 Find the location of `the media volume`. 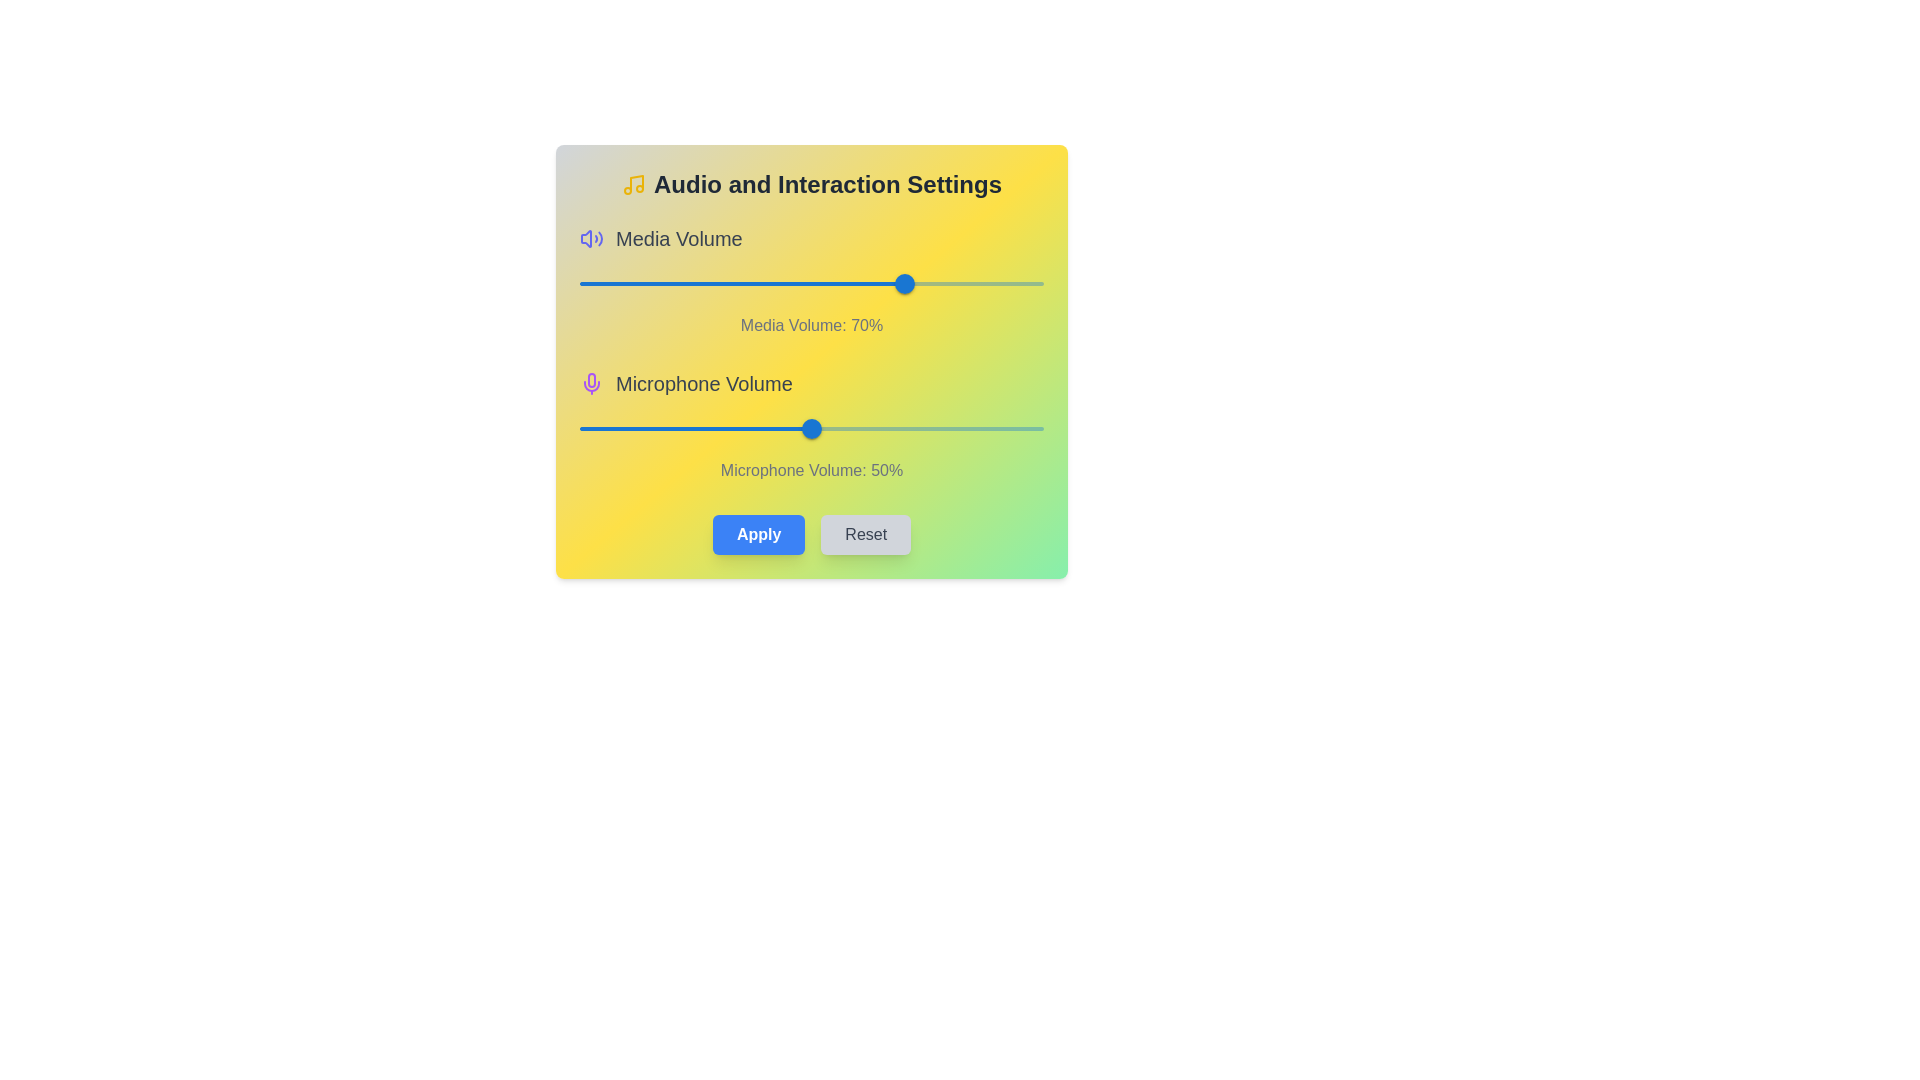

the media volume is located at coordinates (611, 284).